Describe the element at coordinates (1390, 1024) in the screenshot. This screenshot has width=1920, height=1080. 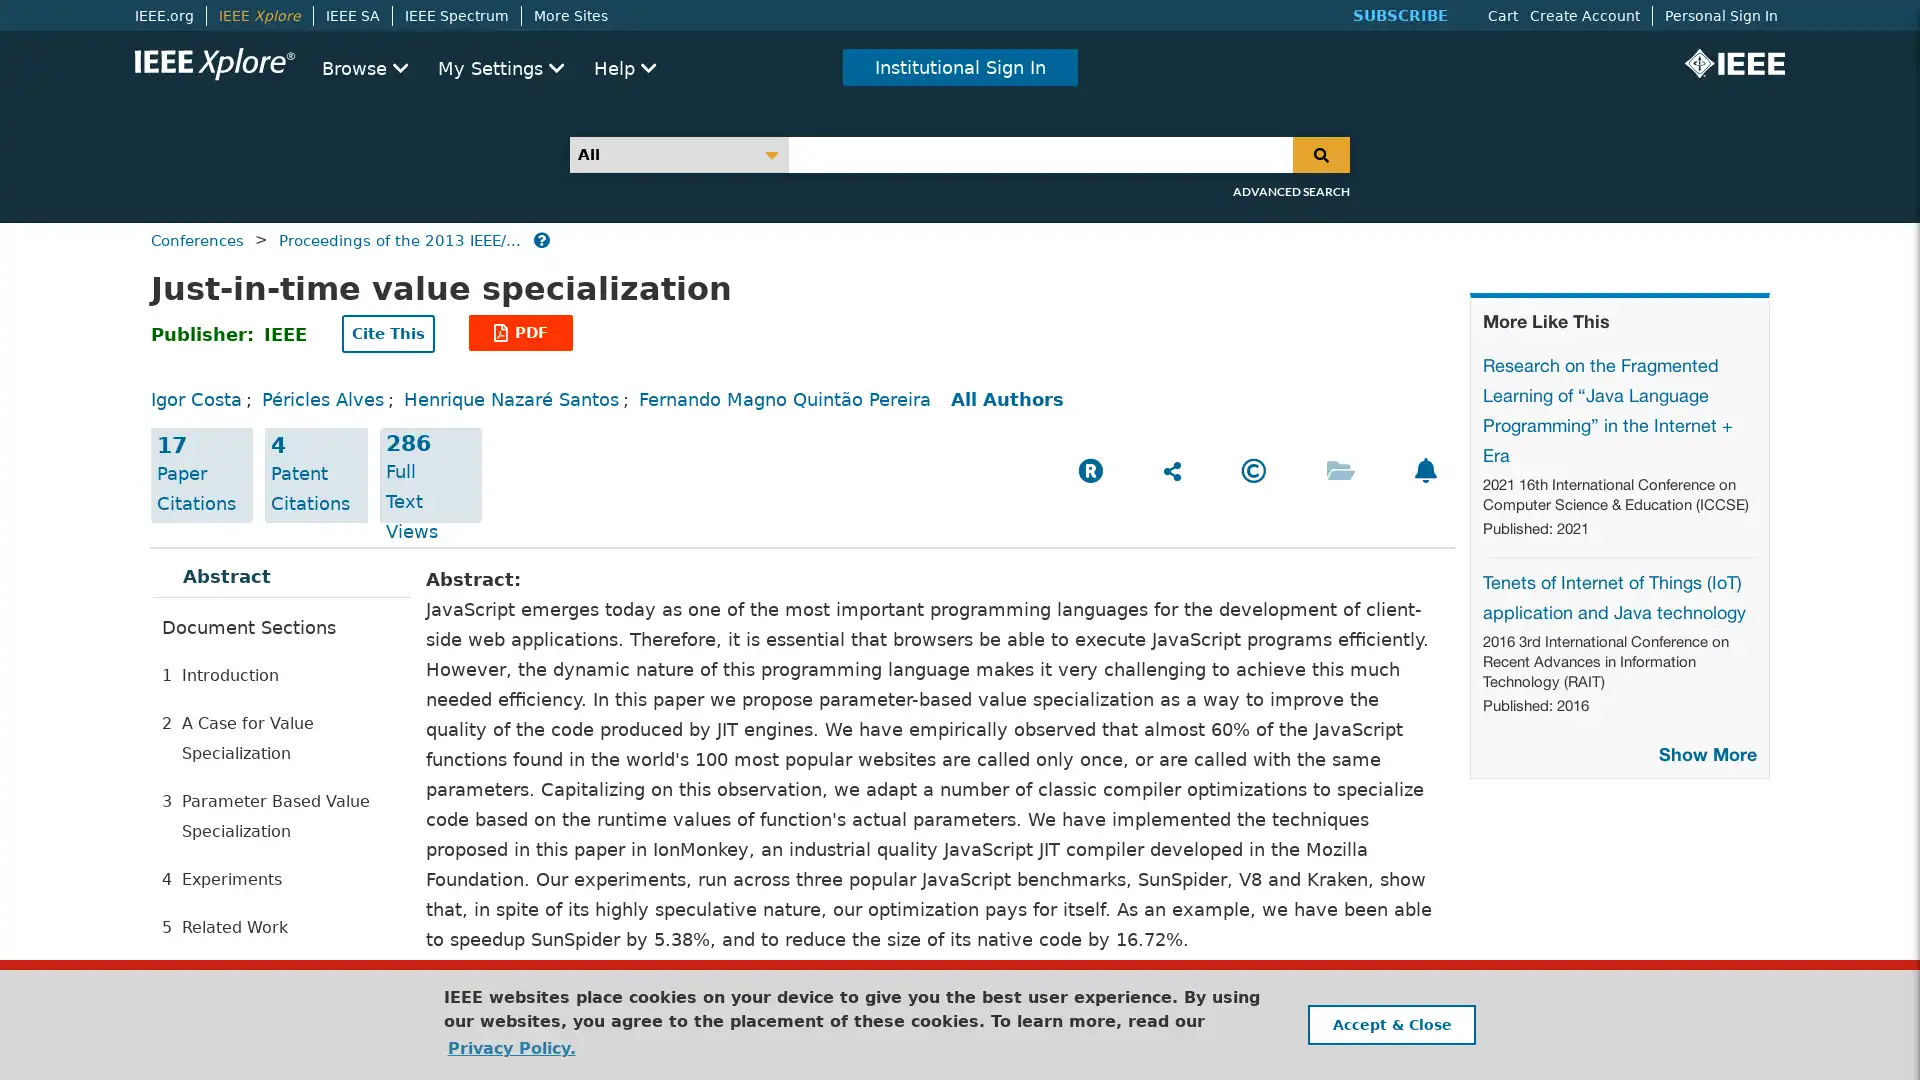
I see `dismiss cookie message` at that location.